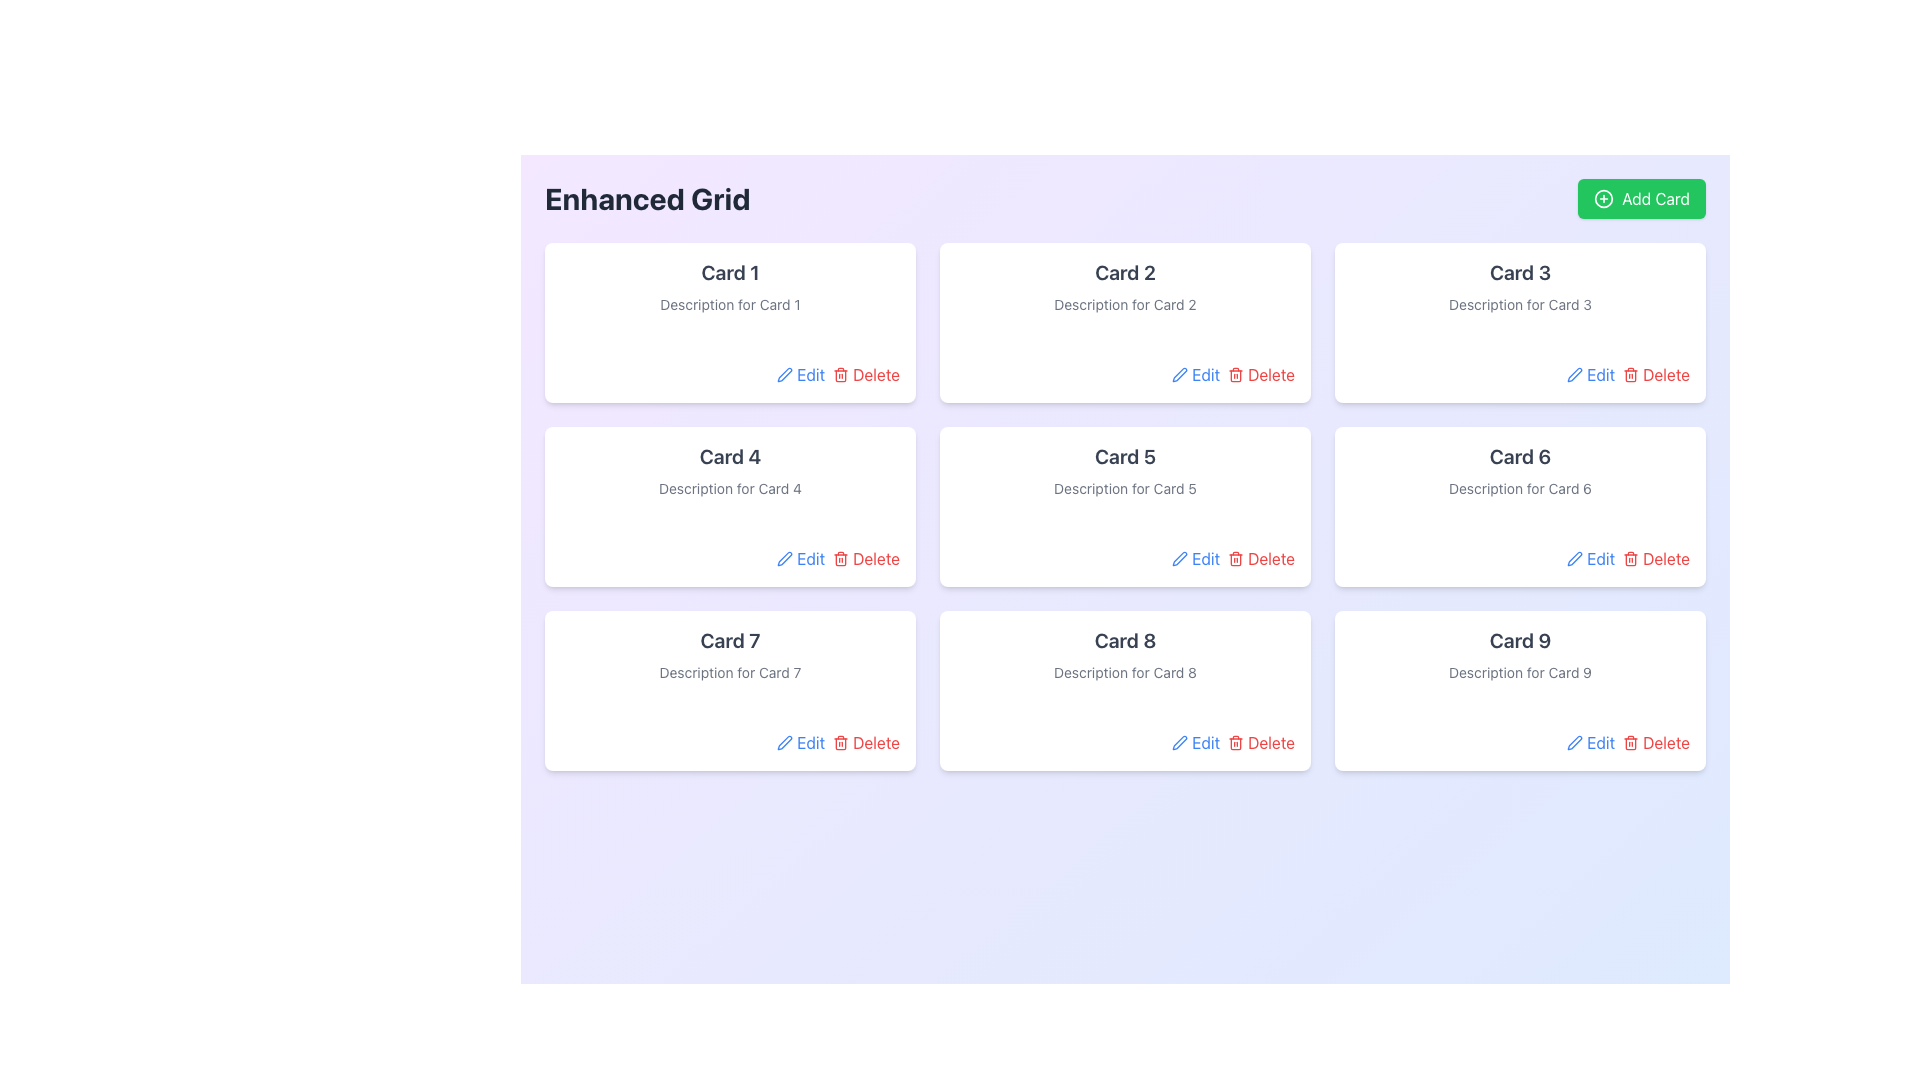 This screenshot has width=1920, height=1080. What do you see at coordinates (1574, 743) in the screenshot?
I see `the small pen icon located to the left of the 'Edit' text label at the bottom right corner of 'Card 9'` at bounding box center [1574, 743].